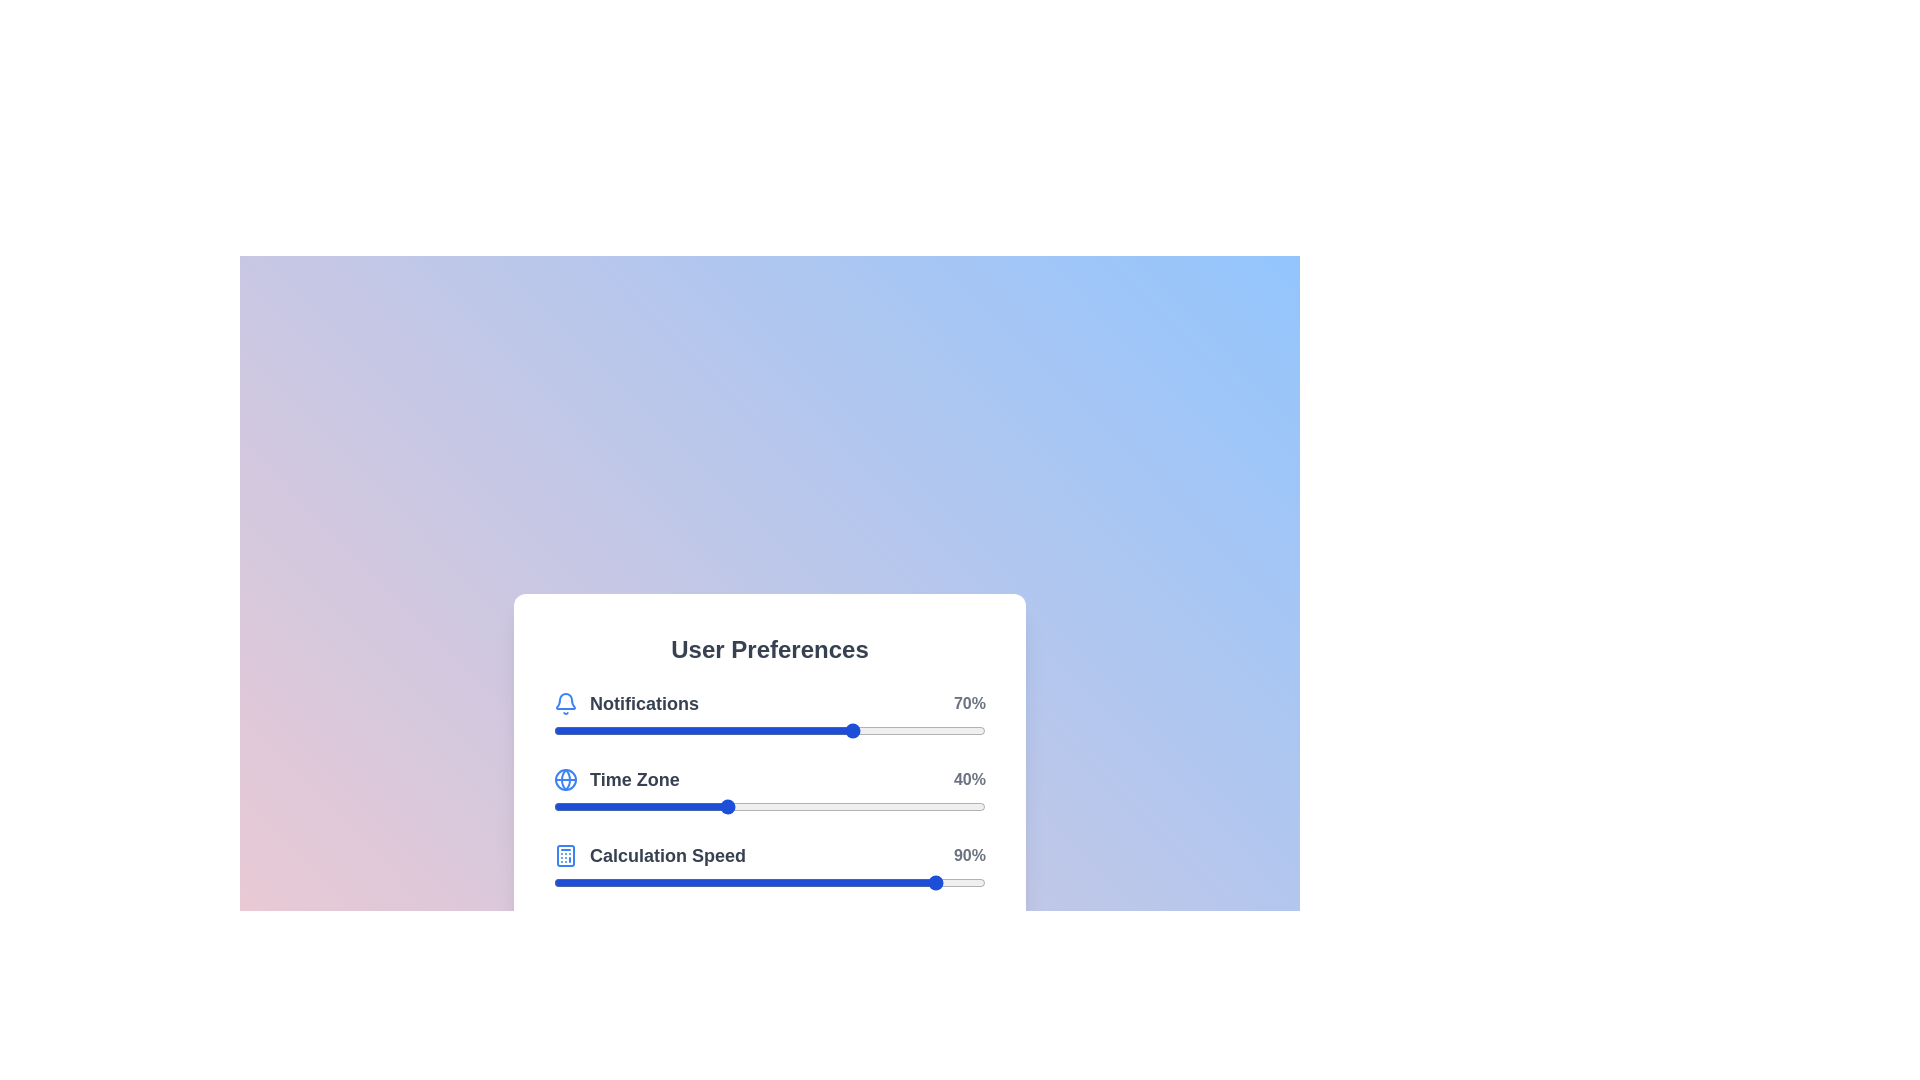 Image resolution: width=1920 pixels, height=1080 pixels. I want to click on the heading text 'User Preferences', so click(768, 650).